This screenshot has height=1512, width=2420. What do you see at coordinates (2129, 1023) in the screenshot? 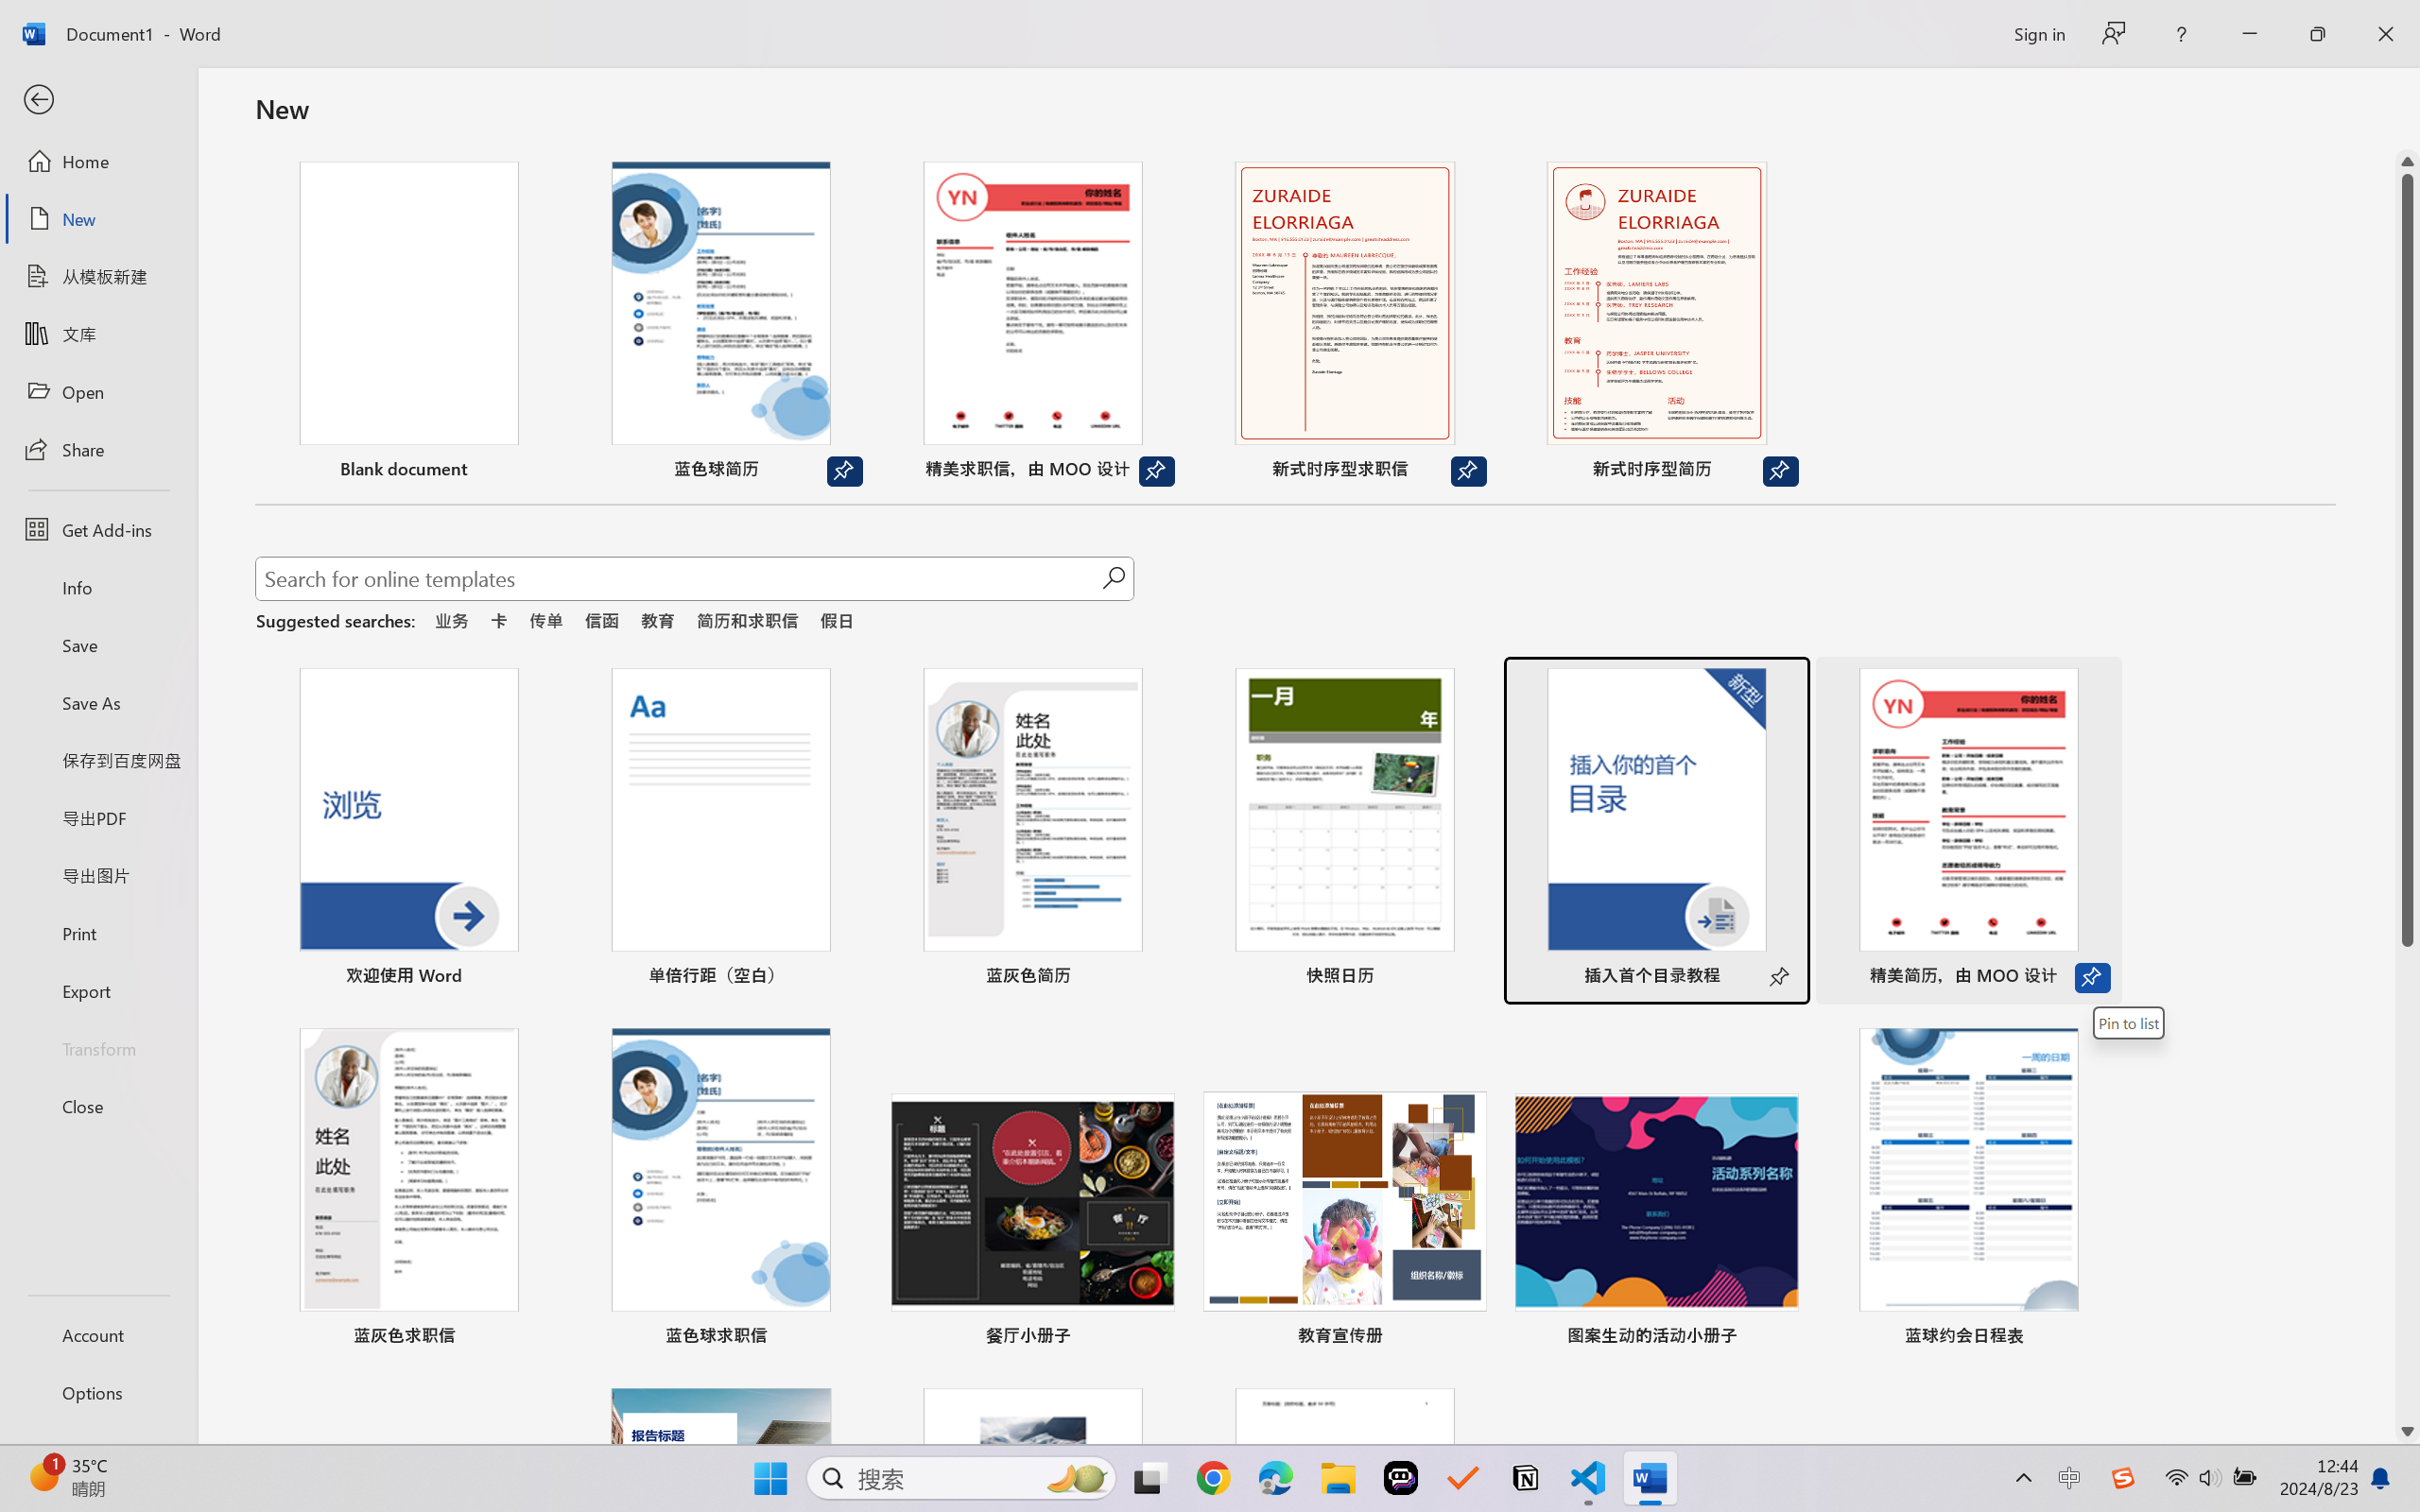
I see `'Pin to list'` at bounding box center [2129, 1023].